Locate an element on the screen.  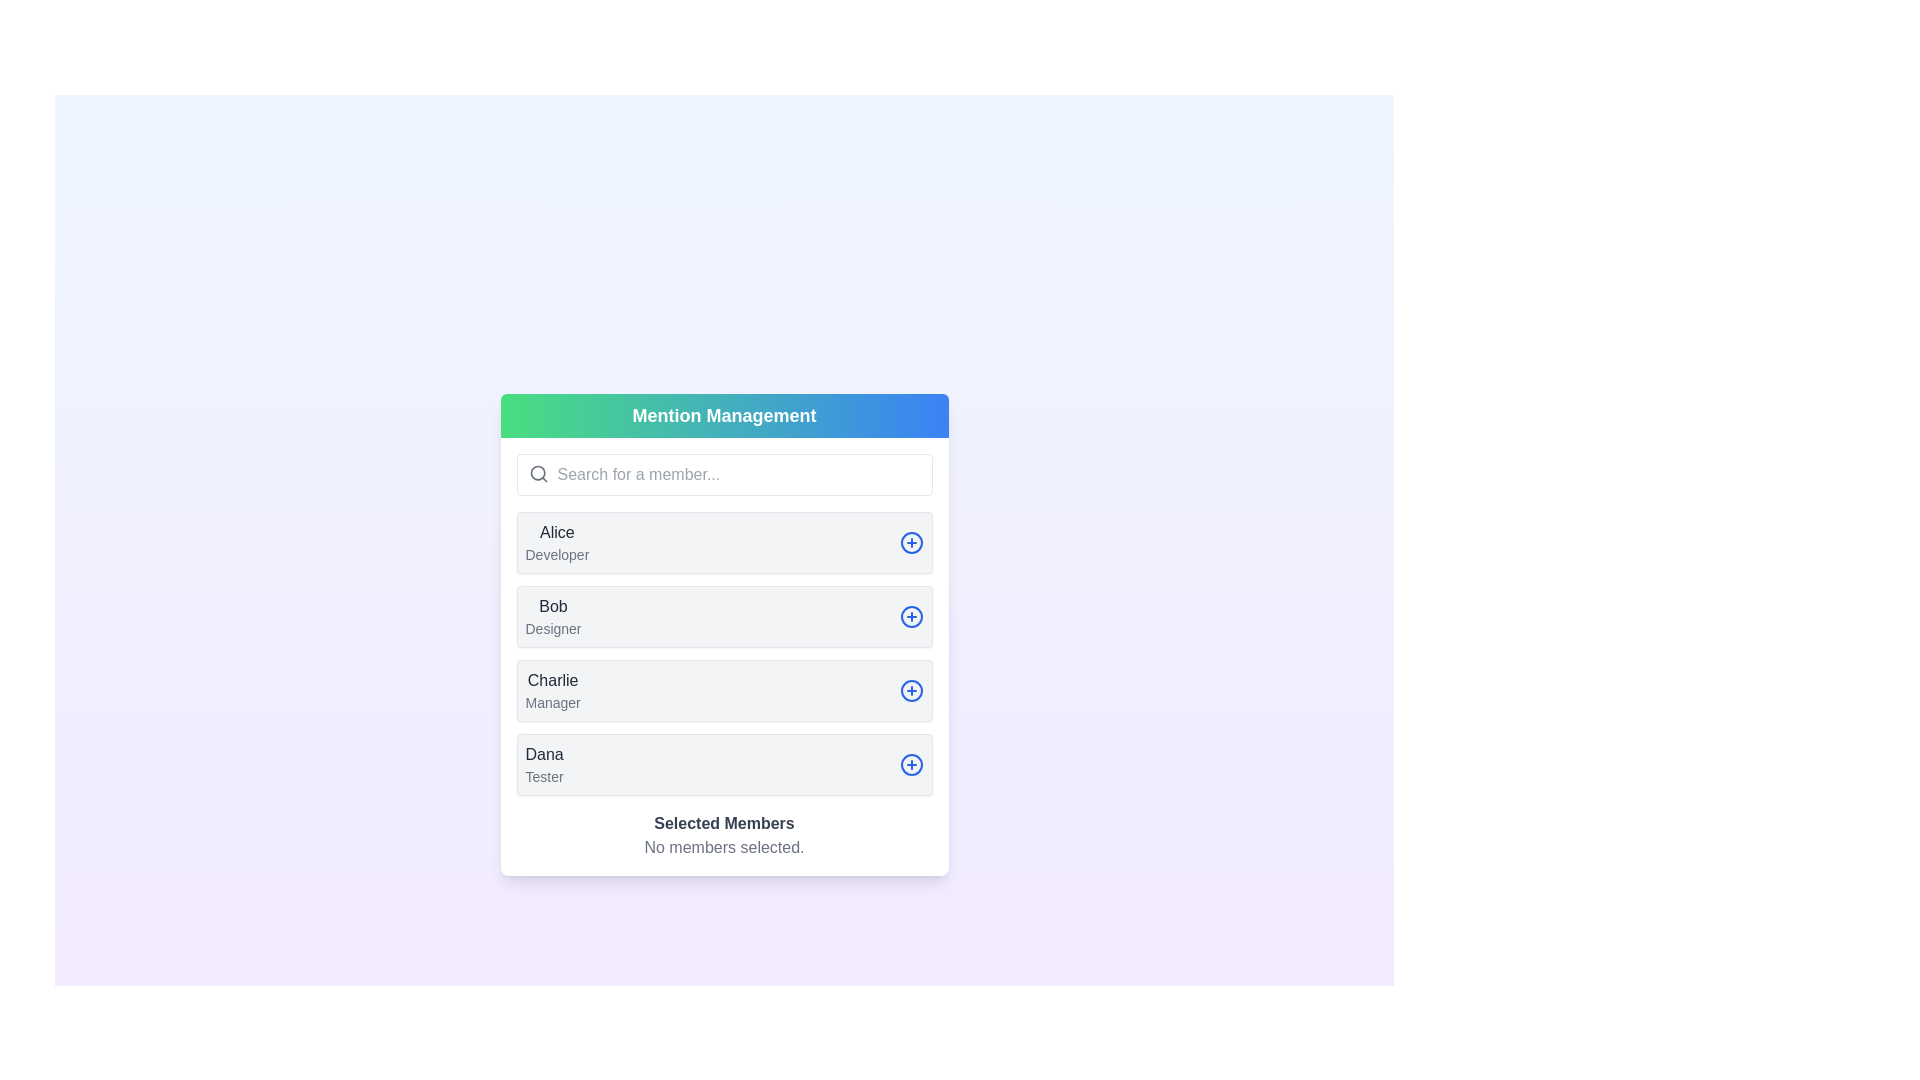
the circular blue icon with a white outline of a plus sign, located in the bottom-right corner of the row labeled 'Dana Tester' is located at coordinates (910, 764).